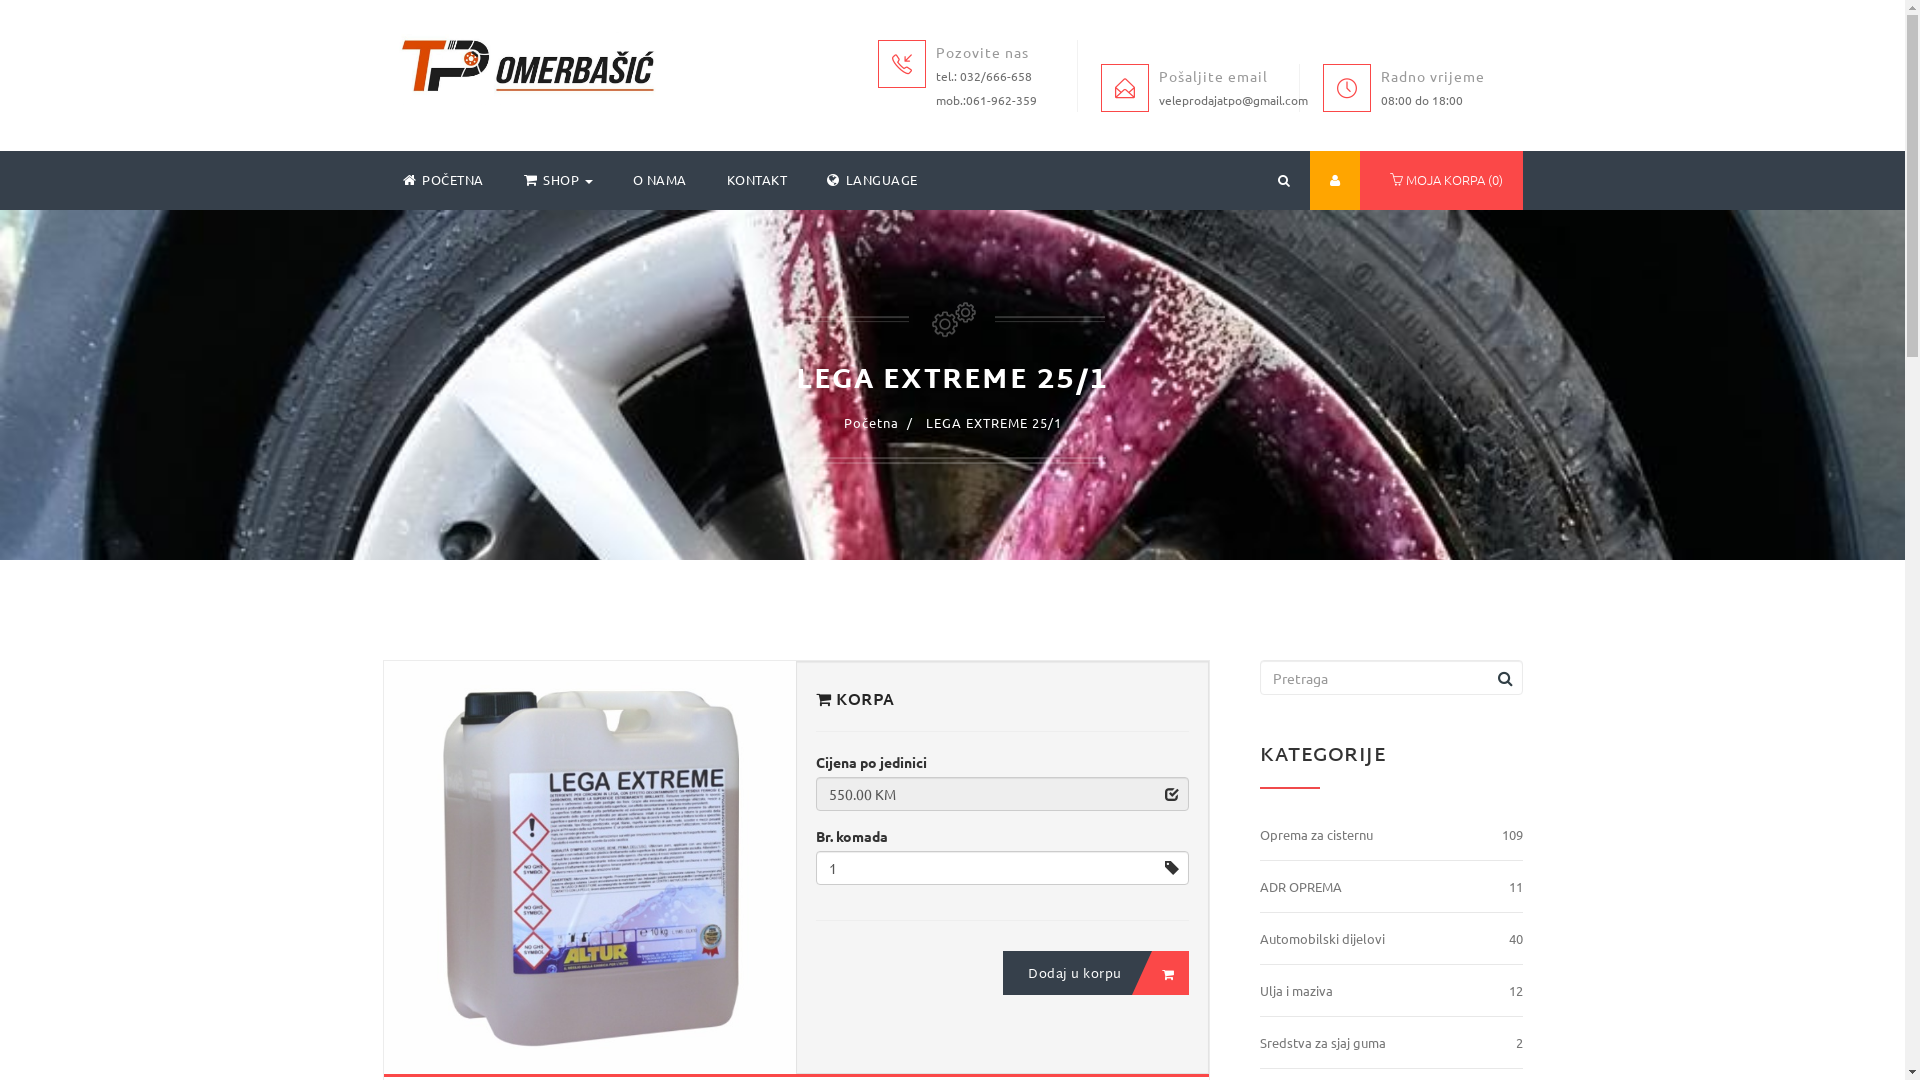 The height and width of the screenshot is (1080, 1920). Describe the element at coordinates (1094, 971) in the screenshot. I see `'Dodaj u korpu'` at that location.